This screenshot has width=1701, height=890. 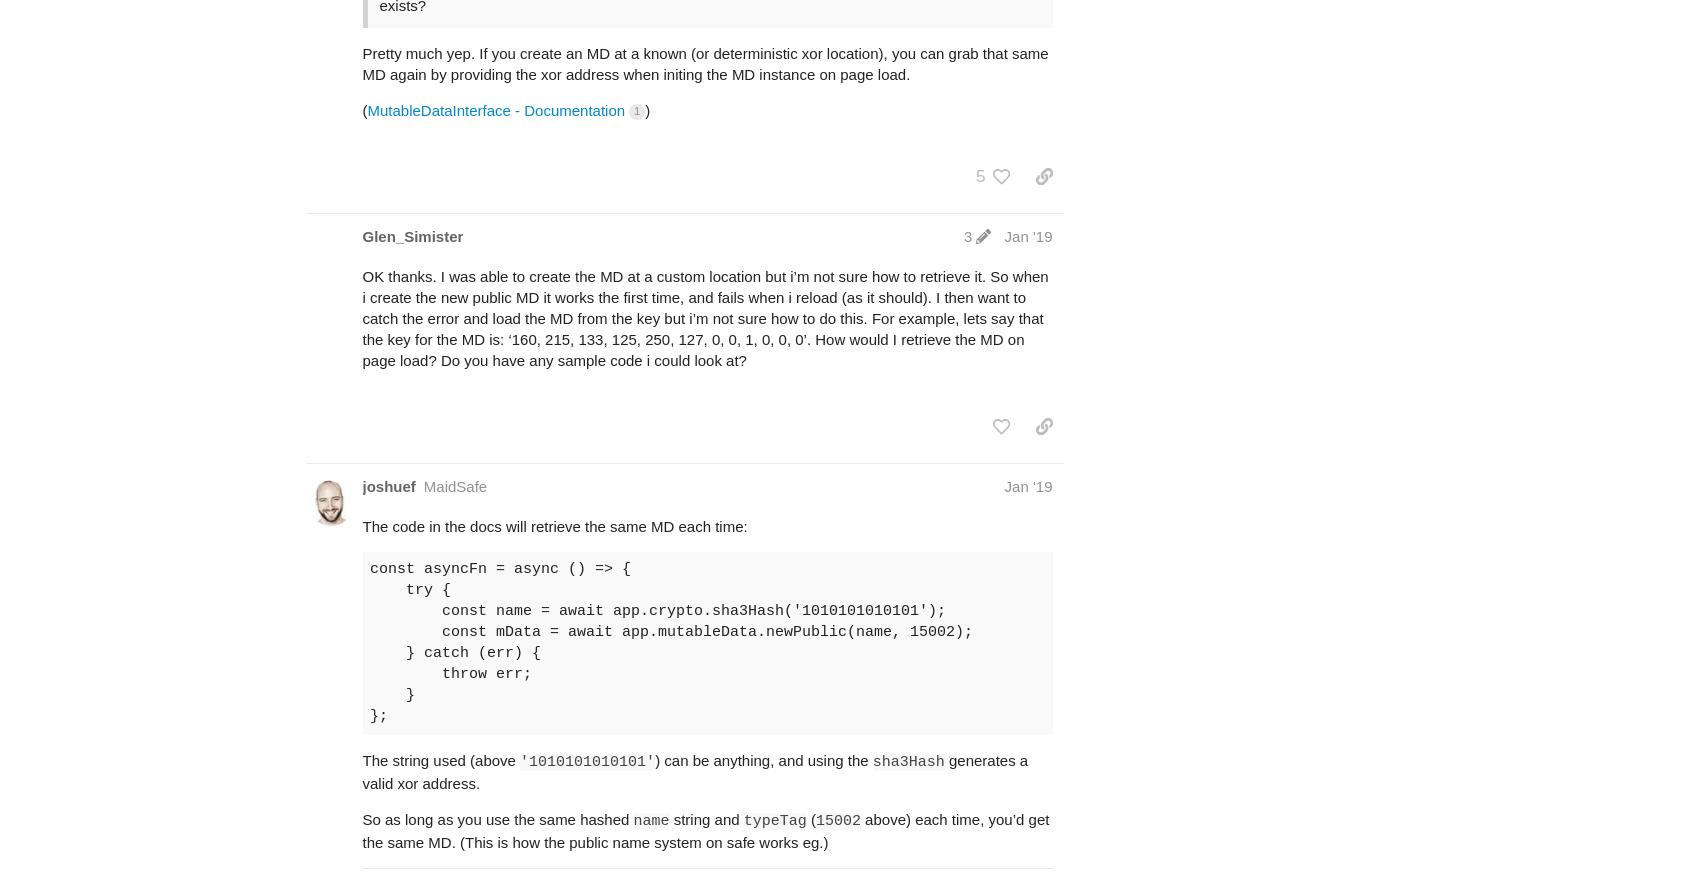 I want to click on 'above) each time, you’d get the same MD. (This is how the public name system on safe works eg.)', so click(x=704, y=829).